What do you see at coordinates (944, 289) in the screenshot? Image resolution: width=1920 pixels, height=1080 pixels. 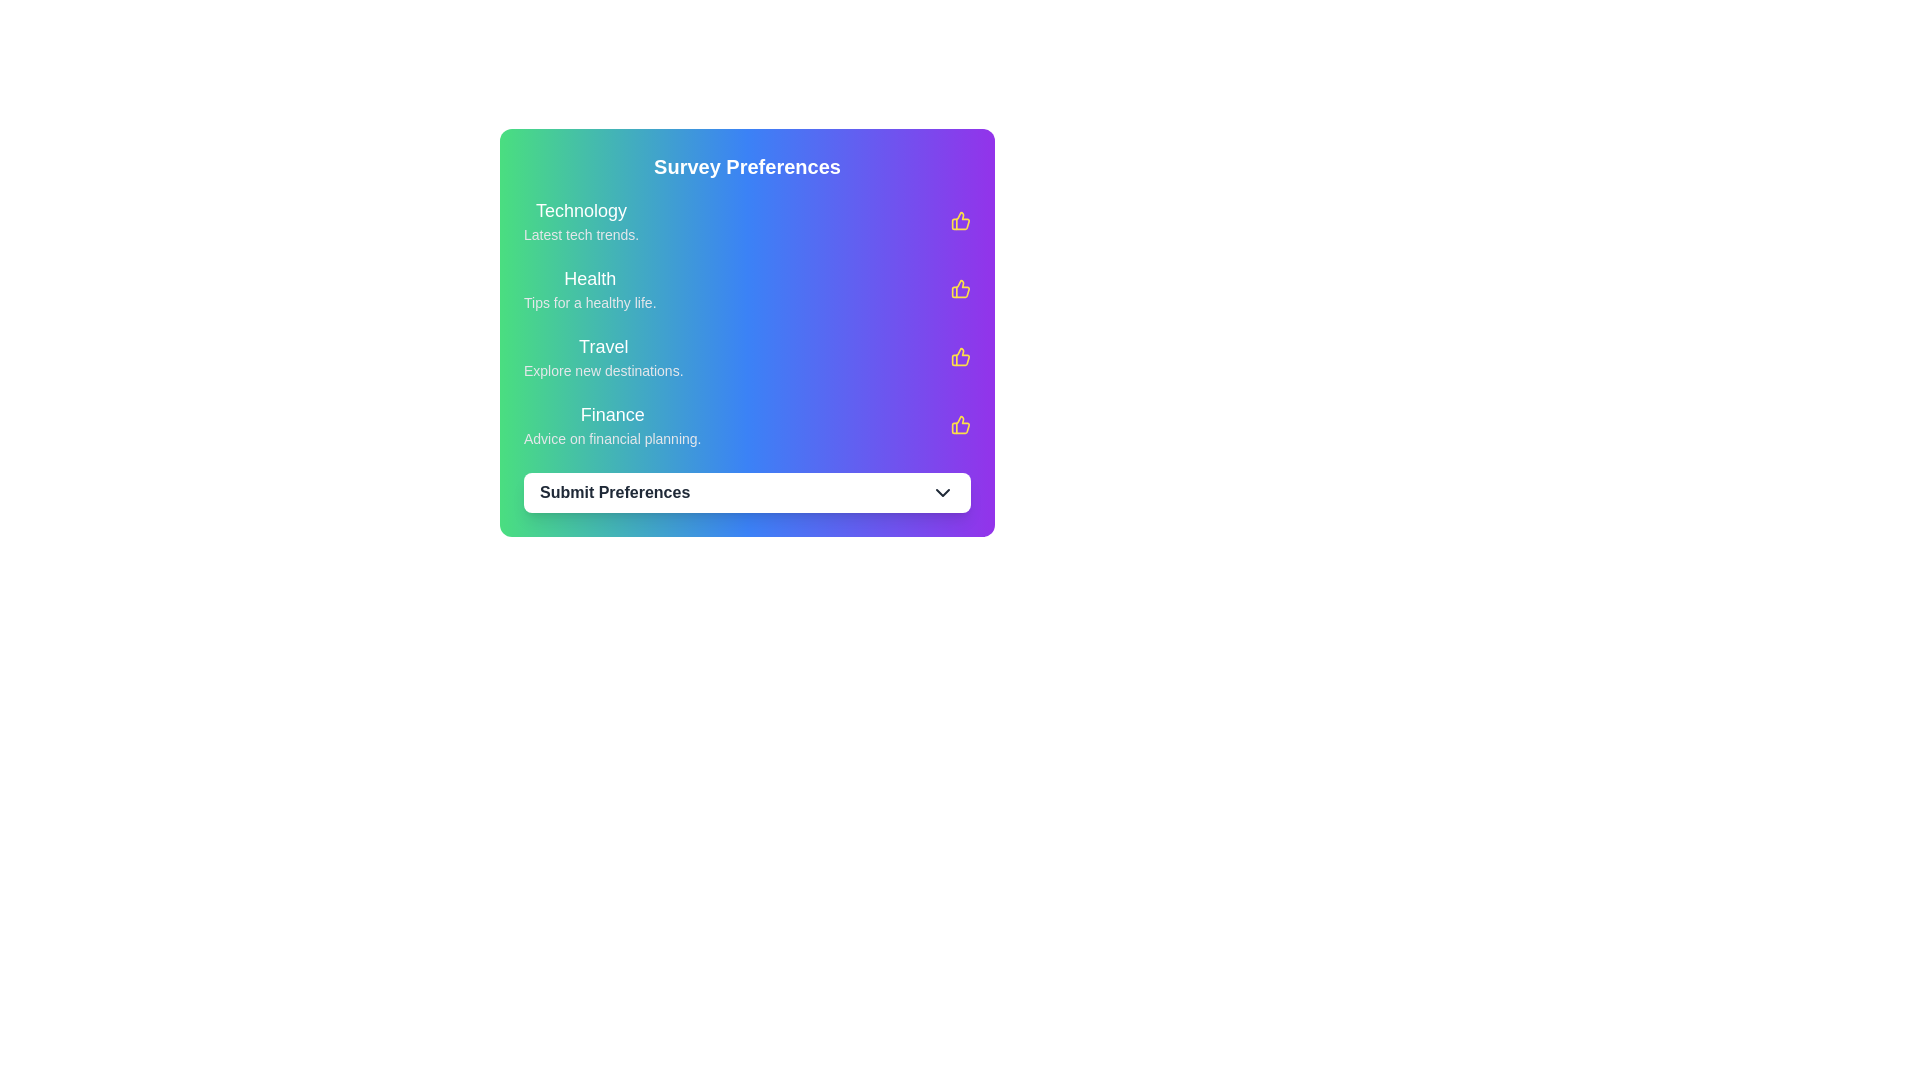 I see `the second thumbs-up icon that symbolizes approval for the 'Health' section within the 'Survey Preferences' card` at bounding box center [944, 289].